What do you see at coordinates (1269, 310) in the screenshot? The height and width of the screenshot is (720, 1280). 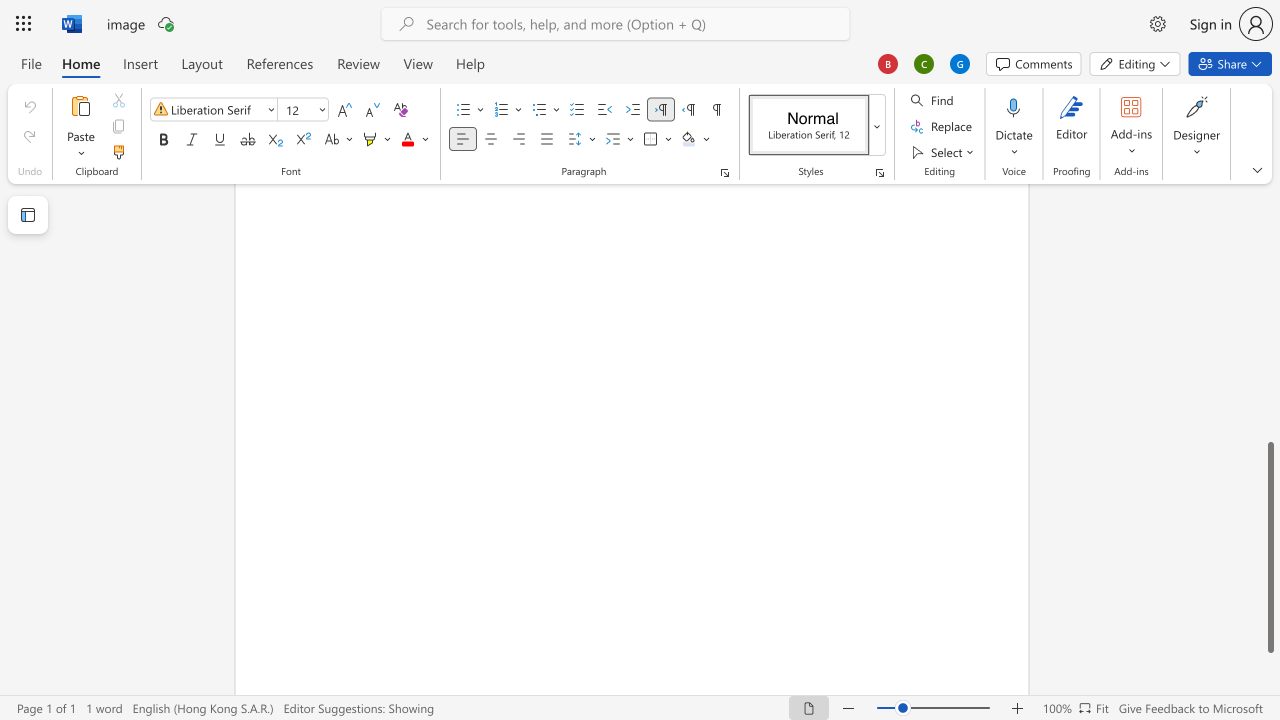 I see `the scrollbar to scroll the page up` at bounding box center [1269, 310].